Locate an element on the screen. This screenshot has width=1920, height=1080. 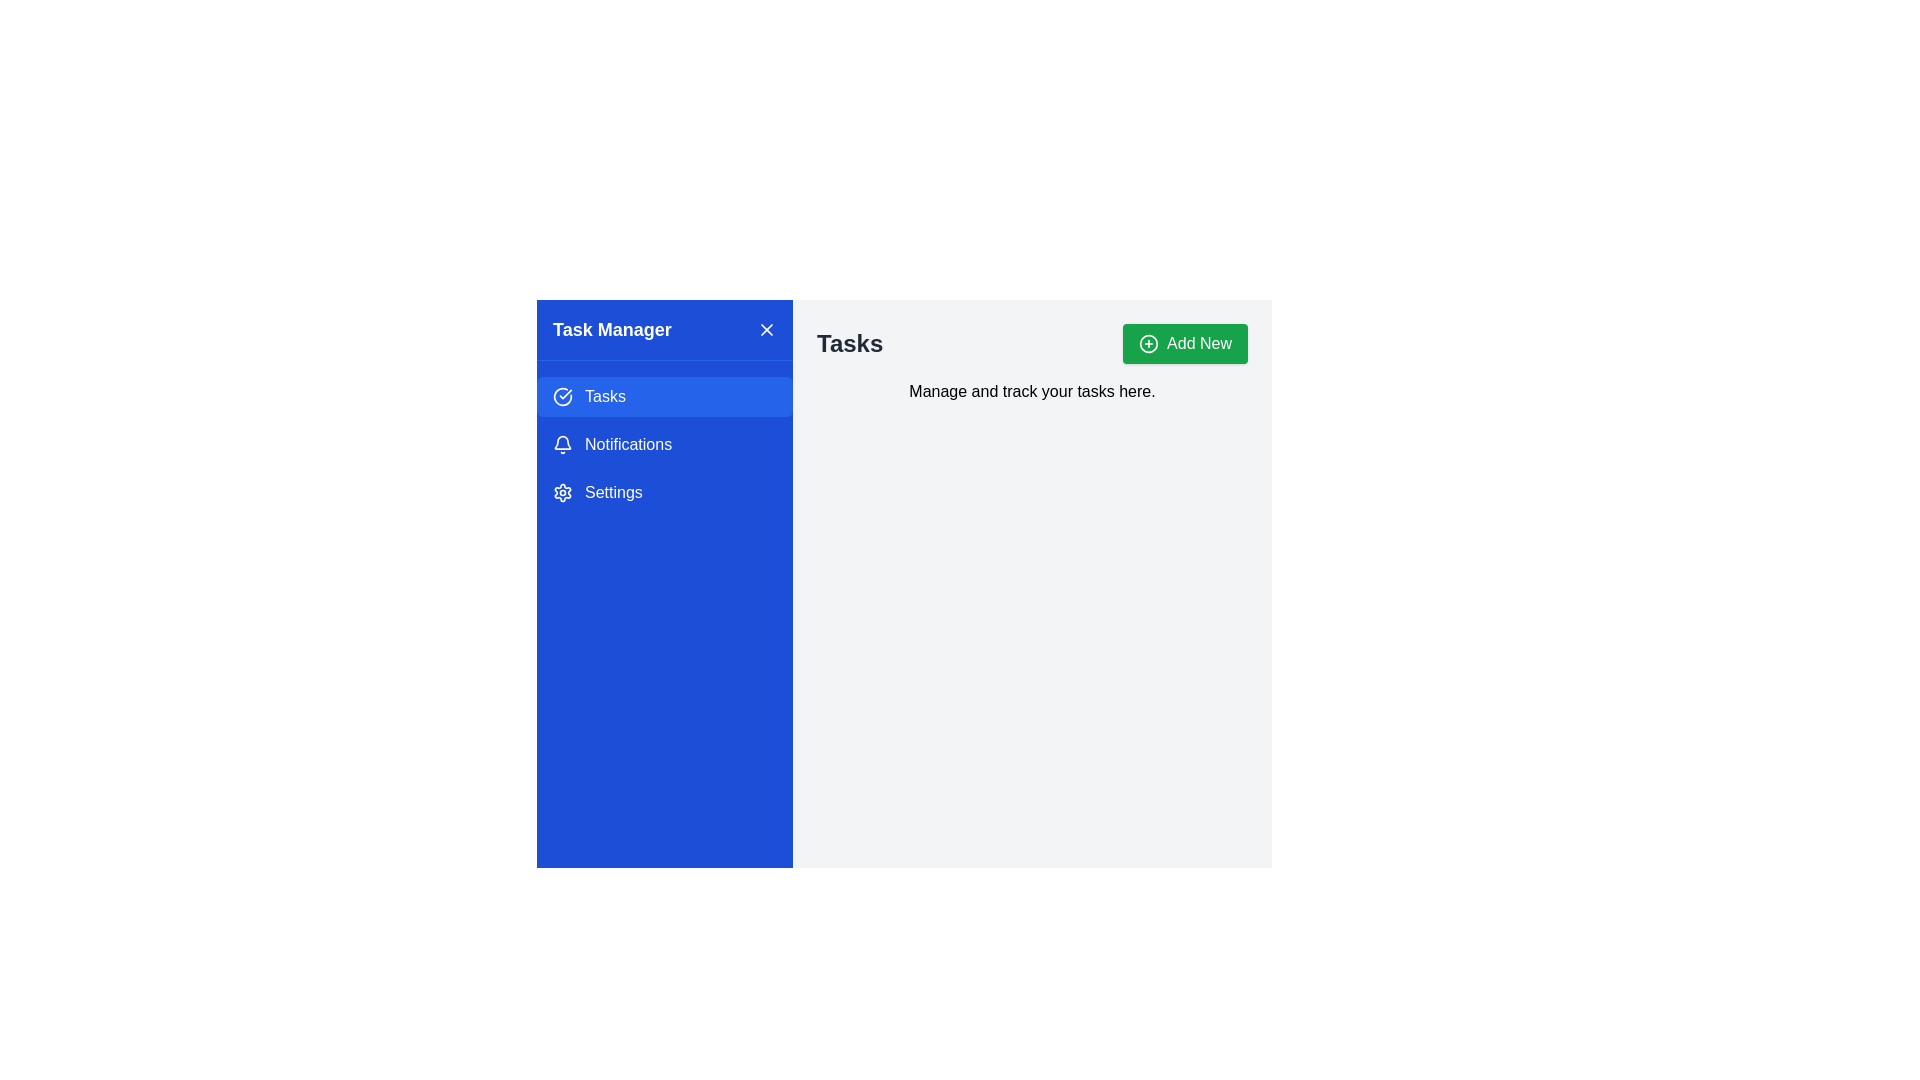
the 'Task Manager' title in the Navigation header bar is located at coordinates (665, 329).